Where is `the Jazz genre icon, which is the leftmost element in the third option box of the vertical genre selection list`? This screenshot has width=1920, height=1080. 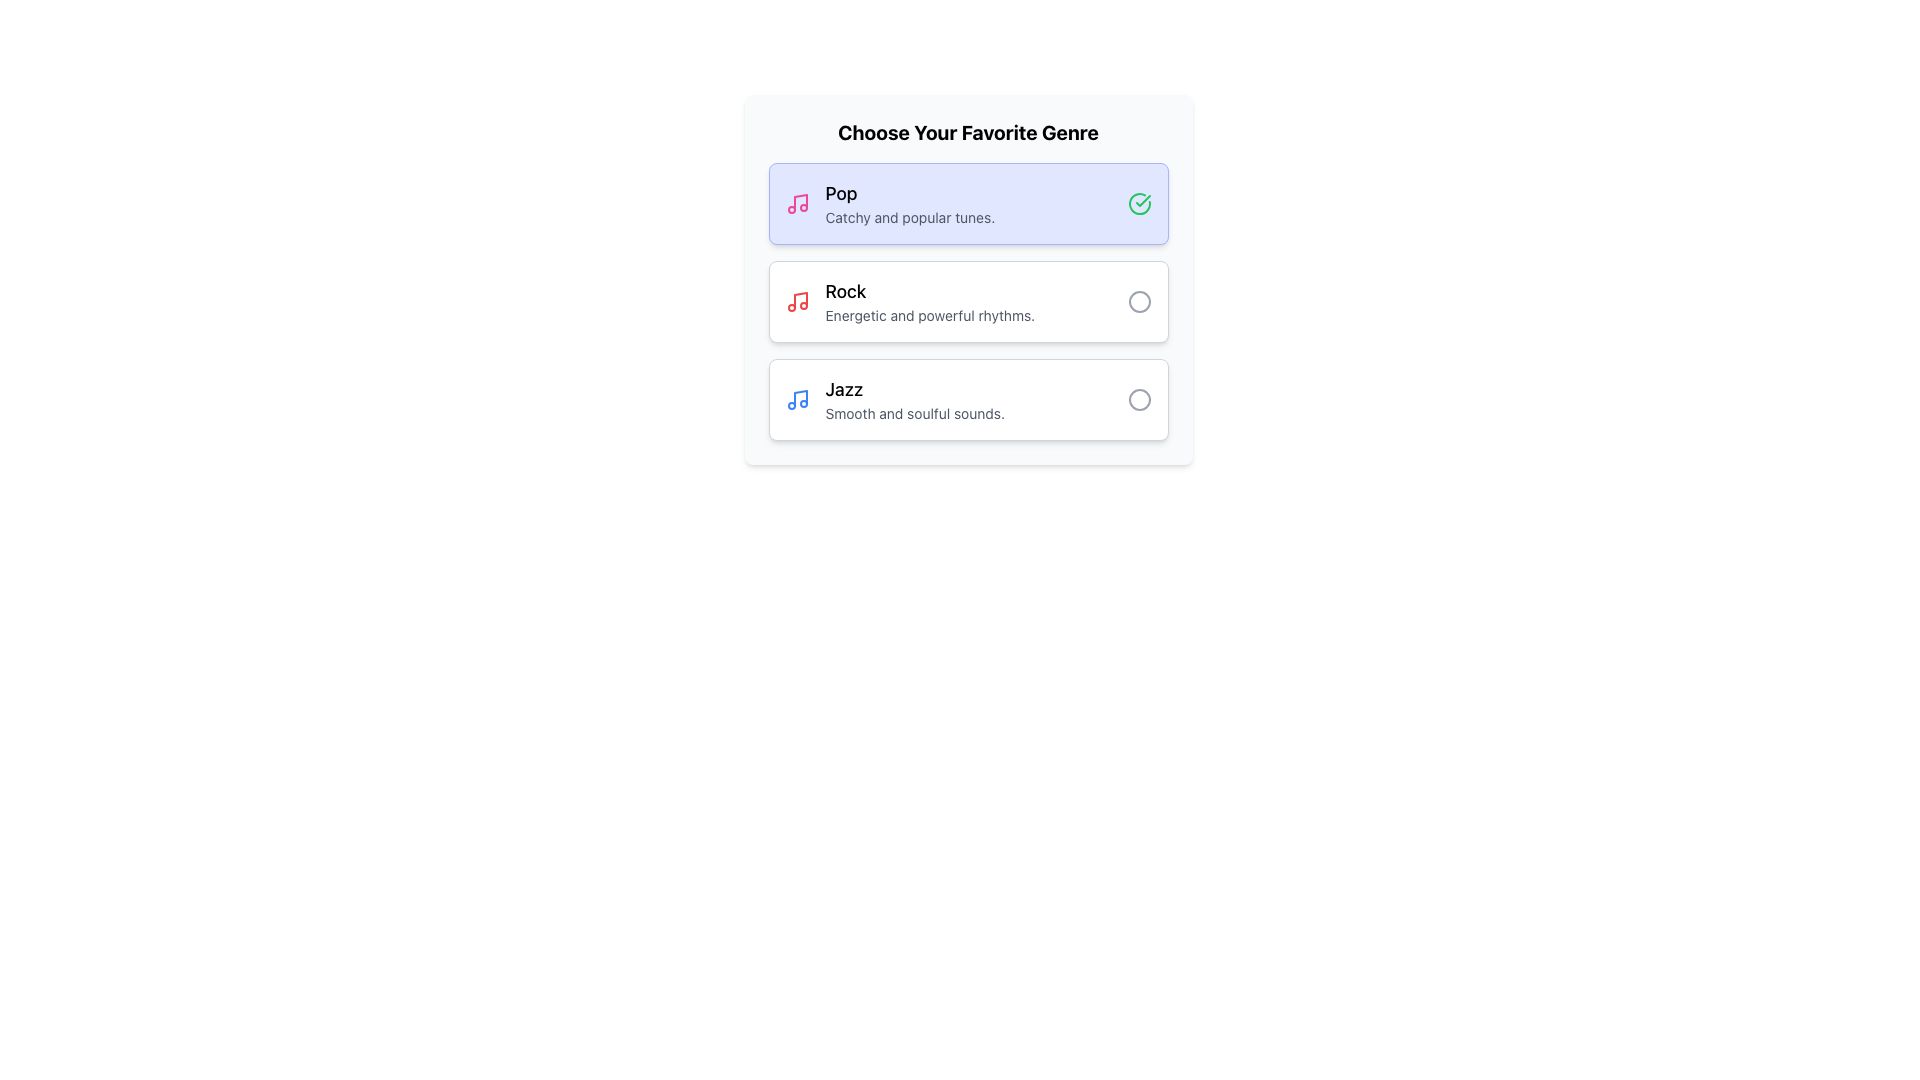
the Jazz genre icon, which is the leftmost element in the third option box of the vertical genre selection list is located at coordinates (796, 400).